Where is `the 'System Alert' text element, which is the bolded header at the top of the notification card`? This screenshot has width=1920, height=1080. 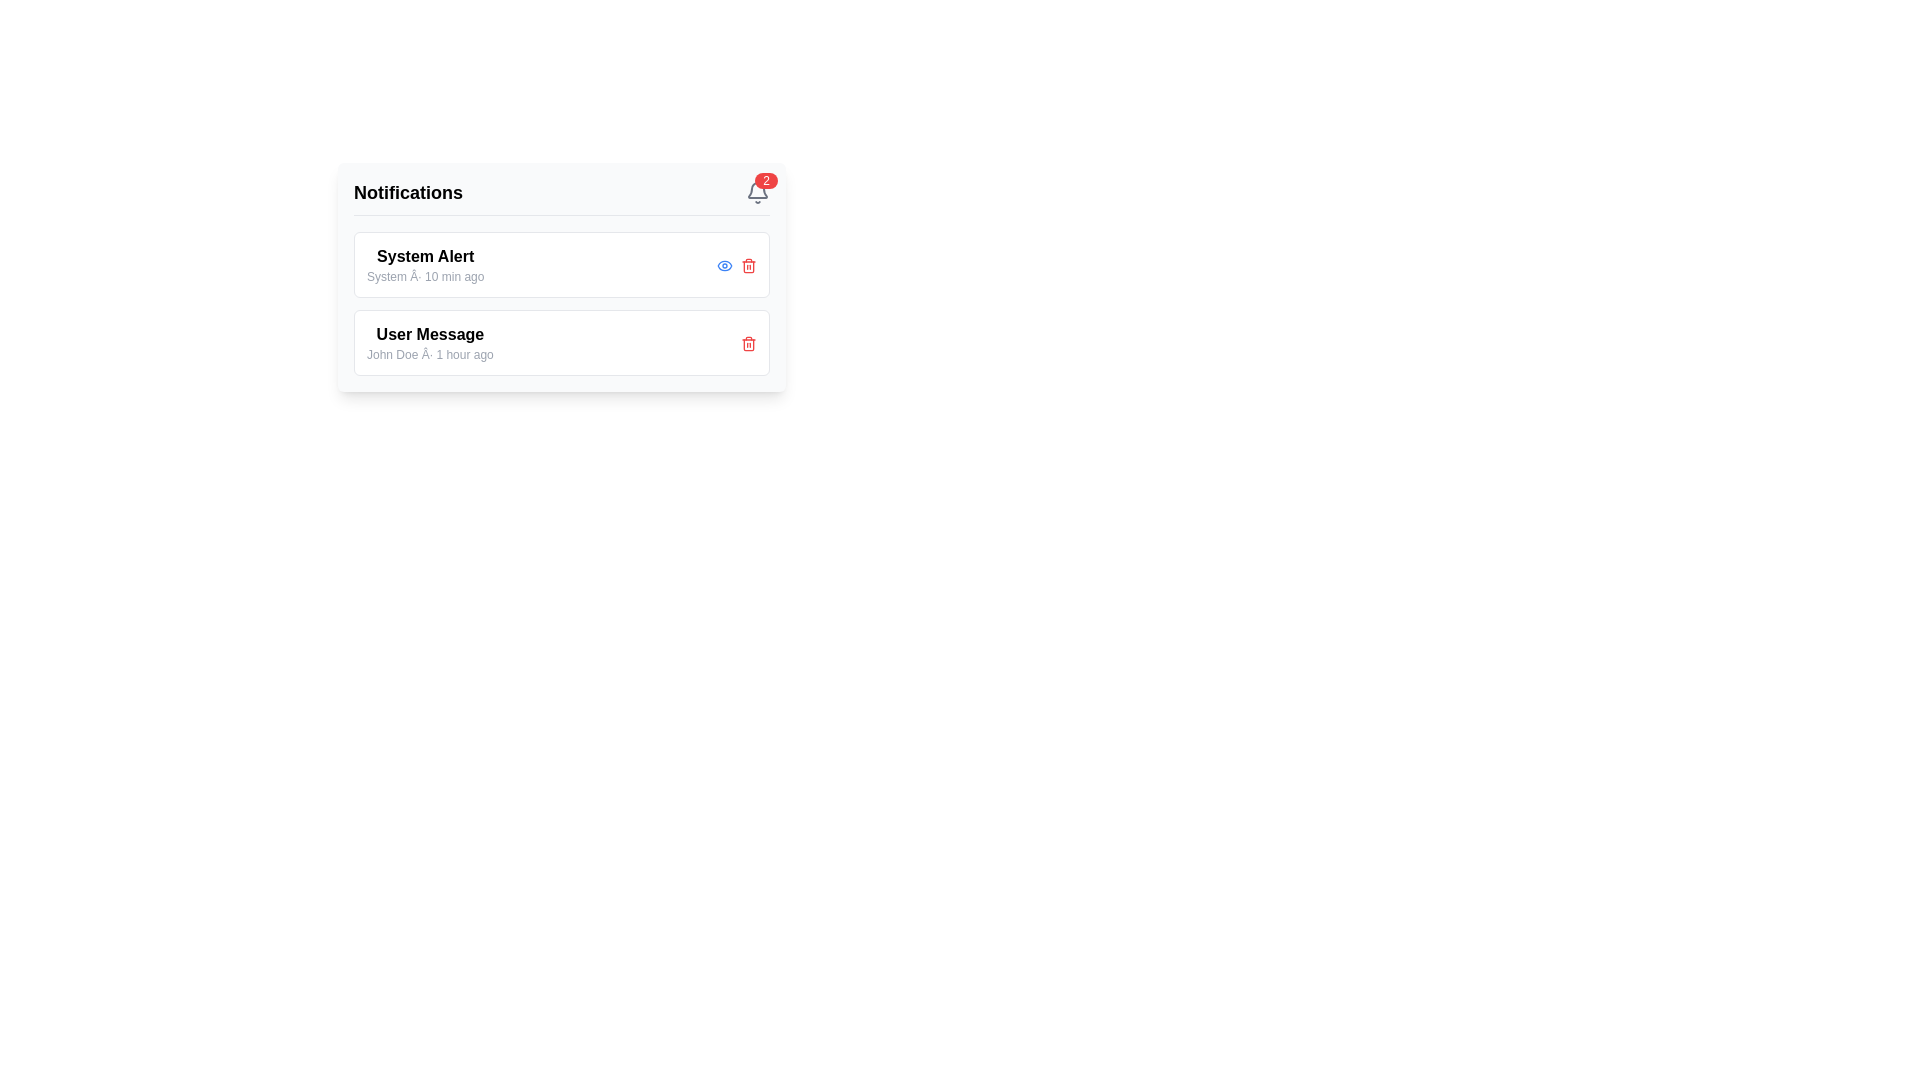 the 'System Alert' text element, which is the bolded header at the top of the notification card is located at coordinates (424, 256).